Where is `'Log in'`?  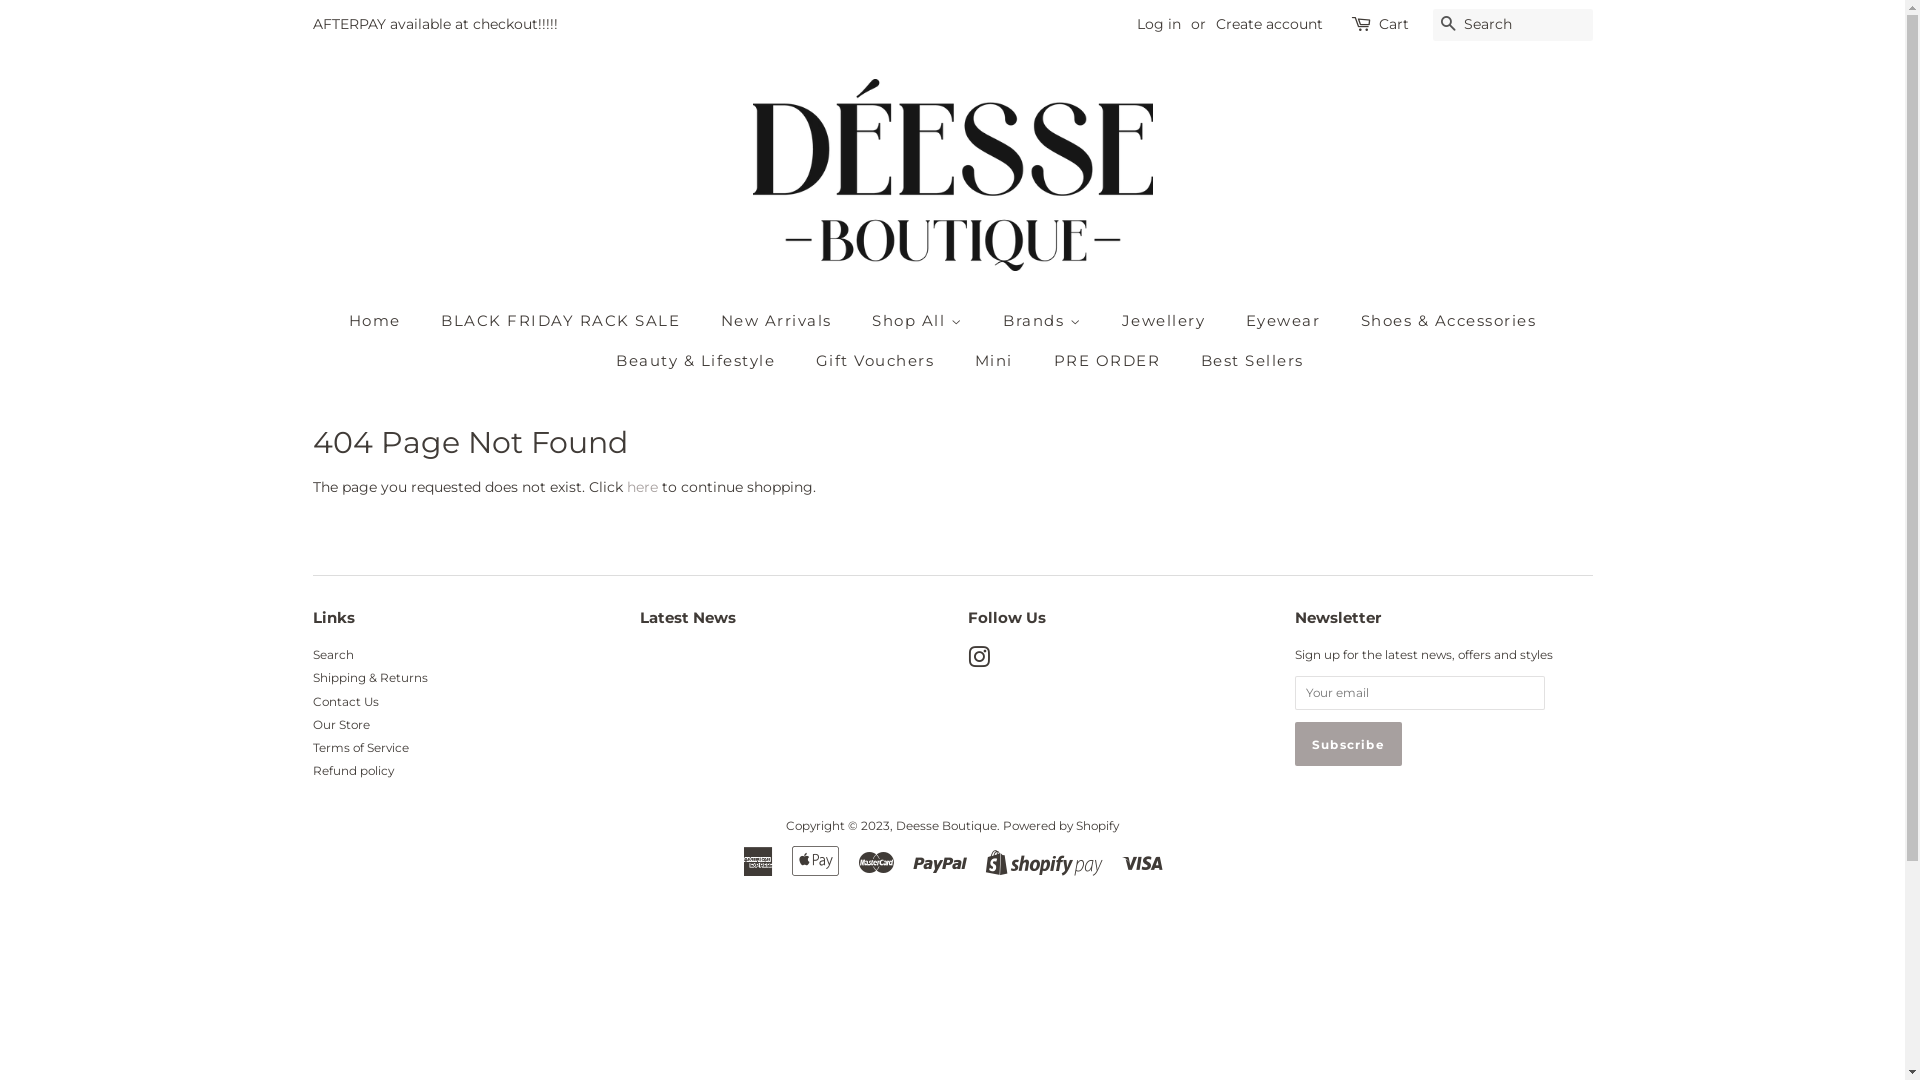 'Log in' is located at coordinates (1157, 23).